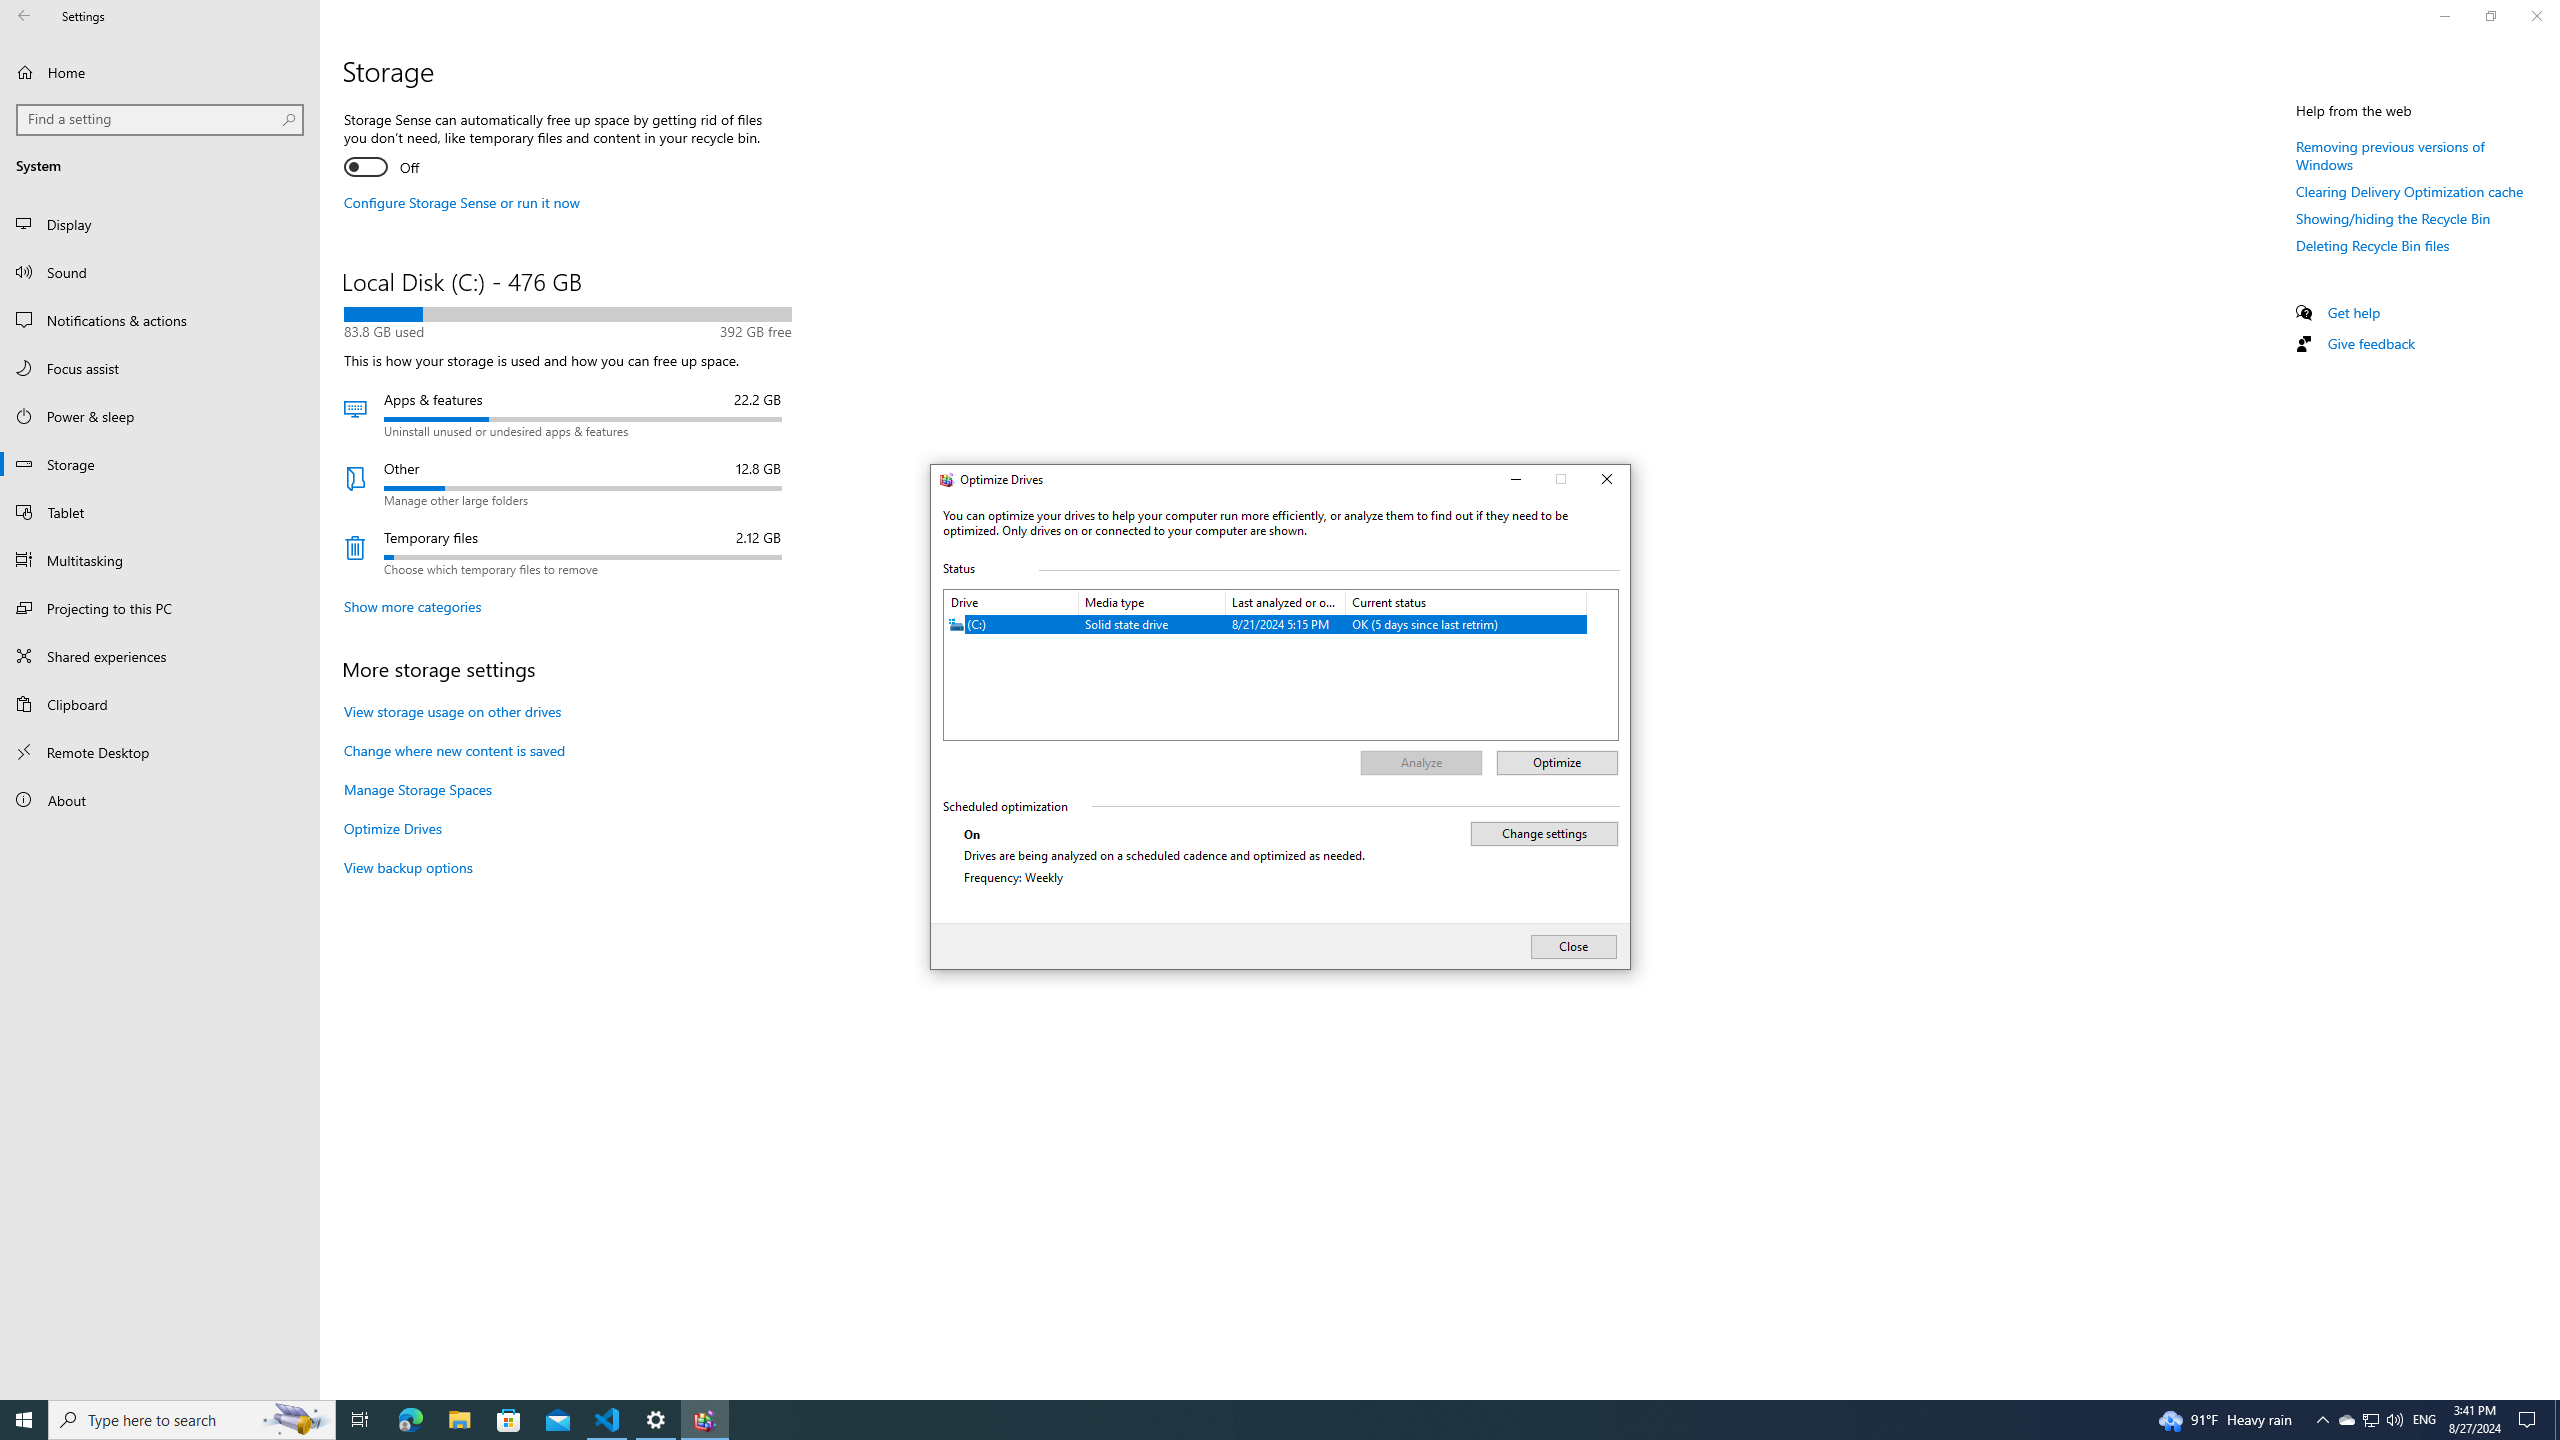 Image resolution: width=2560 pixels, height=1440 pixels. I want to click on 'Minimize', so click(1513, 479).